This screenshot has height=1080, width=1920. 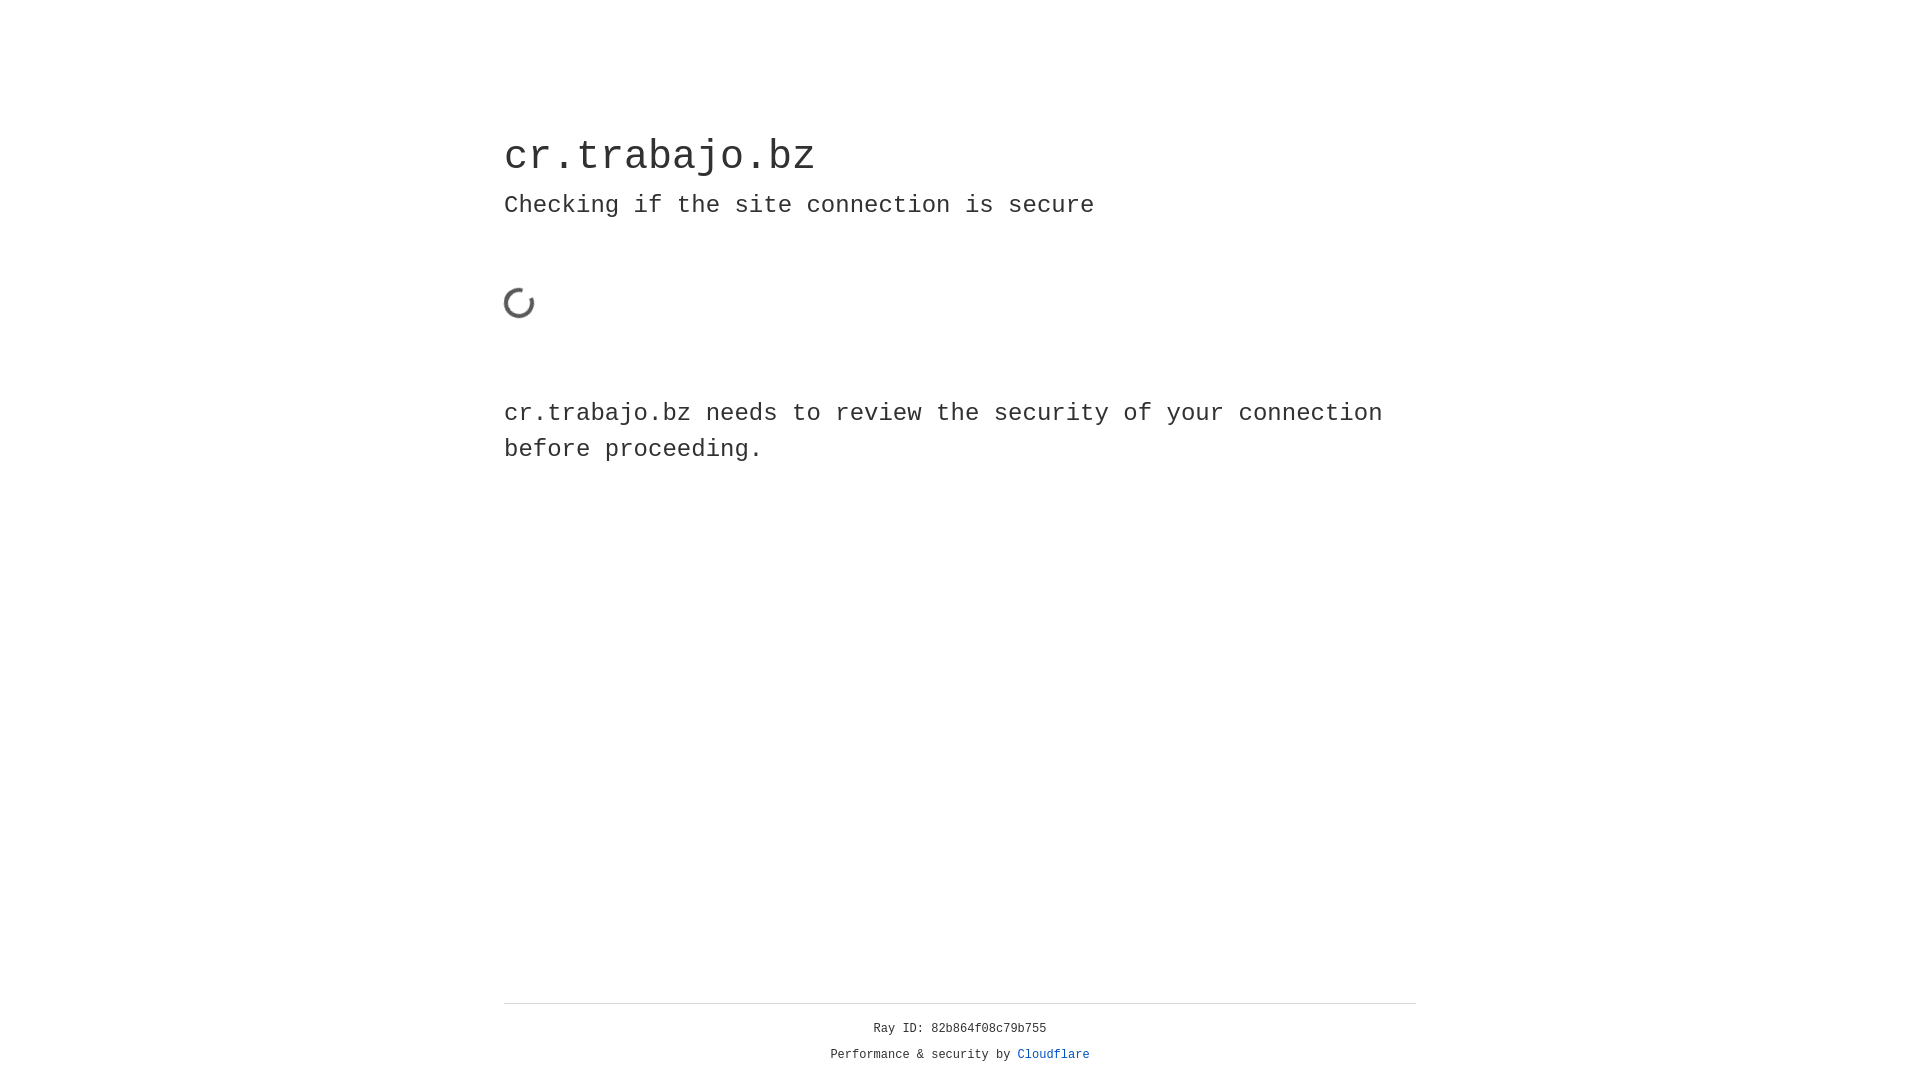 What do you see at coordinates (1017, 1054) in the screenshot?
I see `'Cloudflare'` at bounding box center [1017, 1054].